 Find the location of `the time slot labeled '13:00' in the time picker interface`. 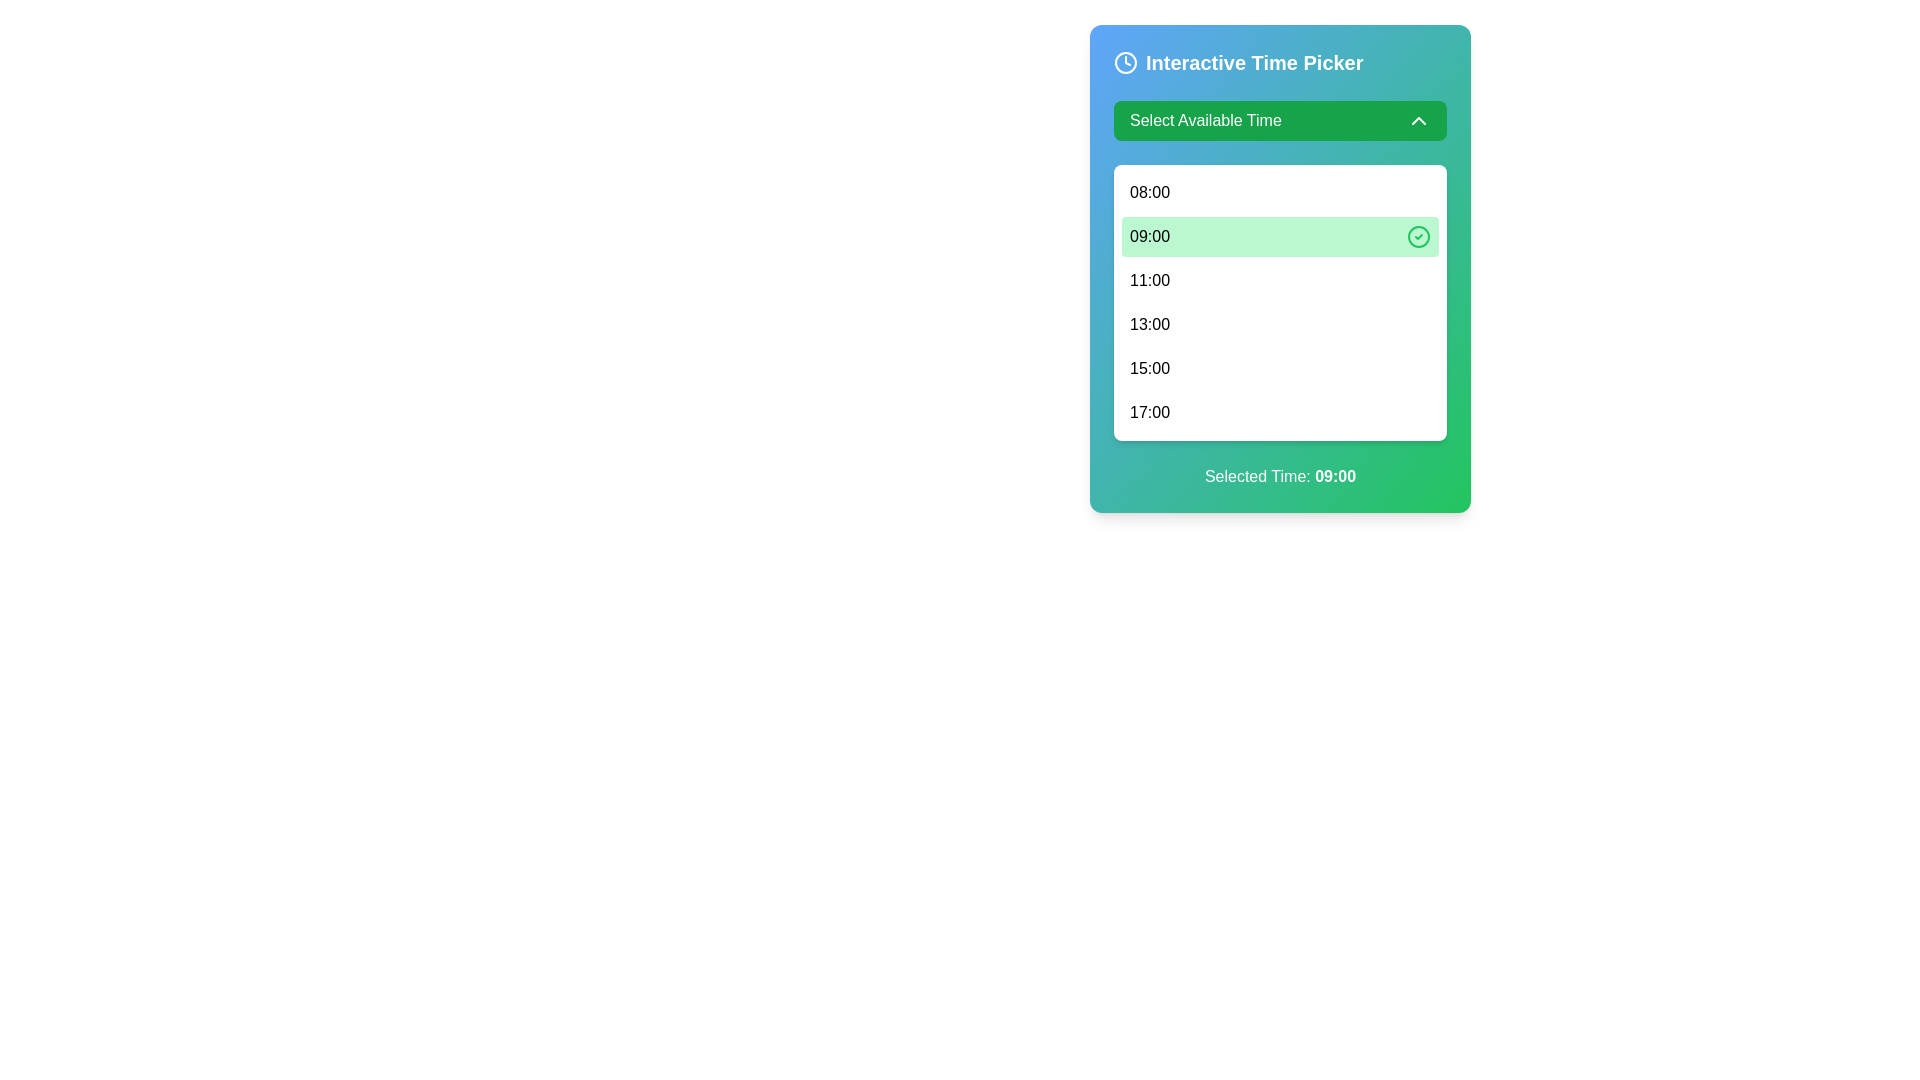

the time slot labeled '13:00' in the time picker interface is located at coordinates (1280, 323).